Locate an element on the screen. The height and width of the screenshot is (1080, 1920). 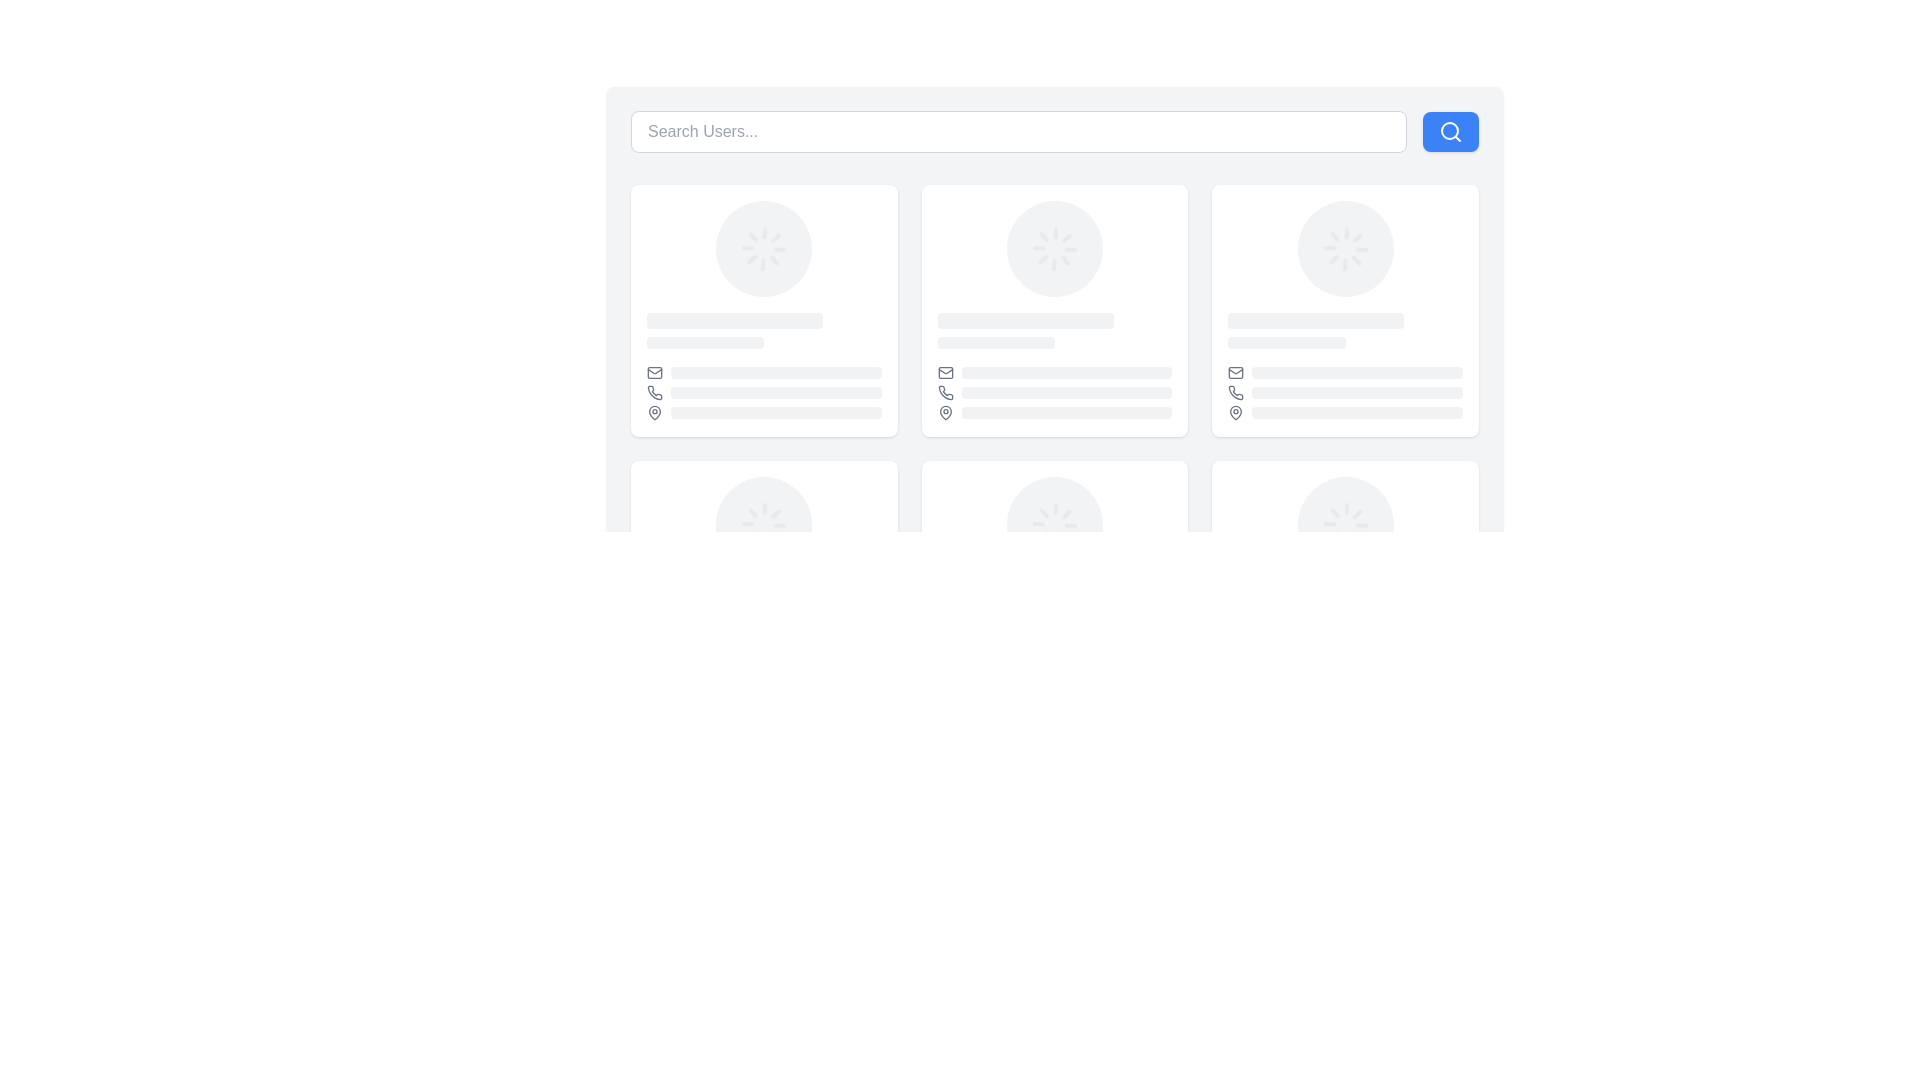
placeholder content area consisting of two vertically arranged rounded rectangles, located in the upper section of the second user profile card, just below the circular avatar placeholder is located at coordinates (1054, 330).